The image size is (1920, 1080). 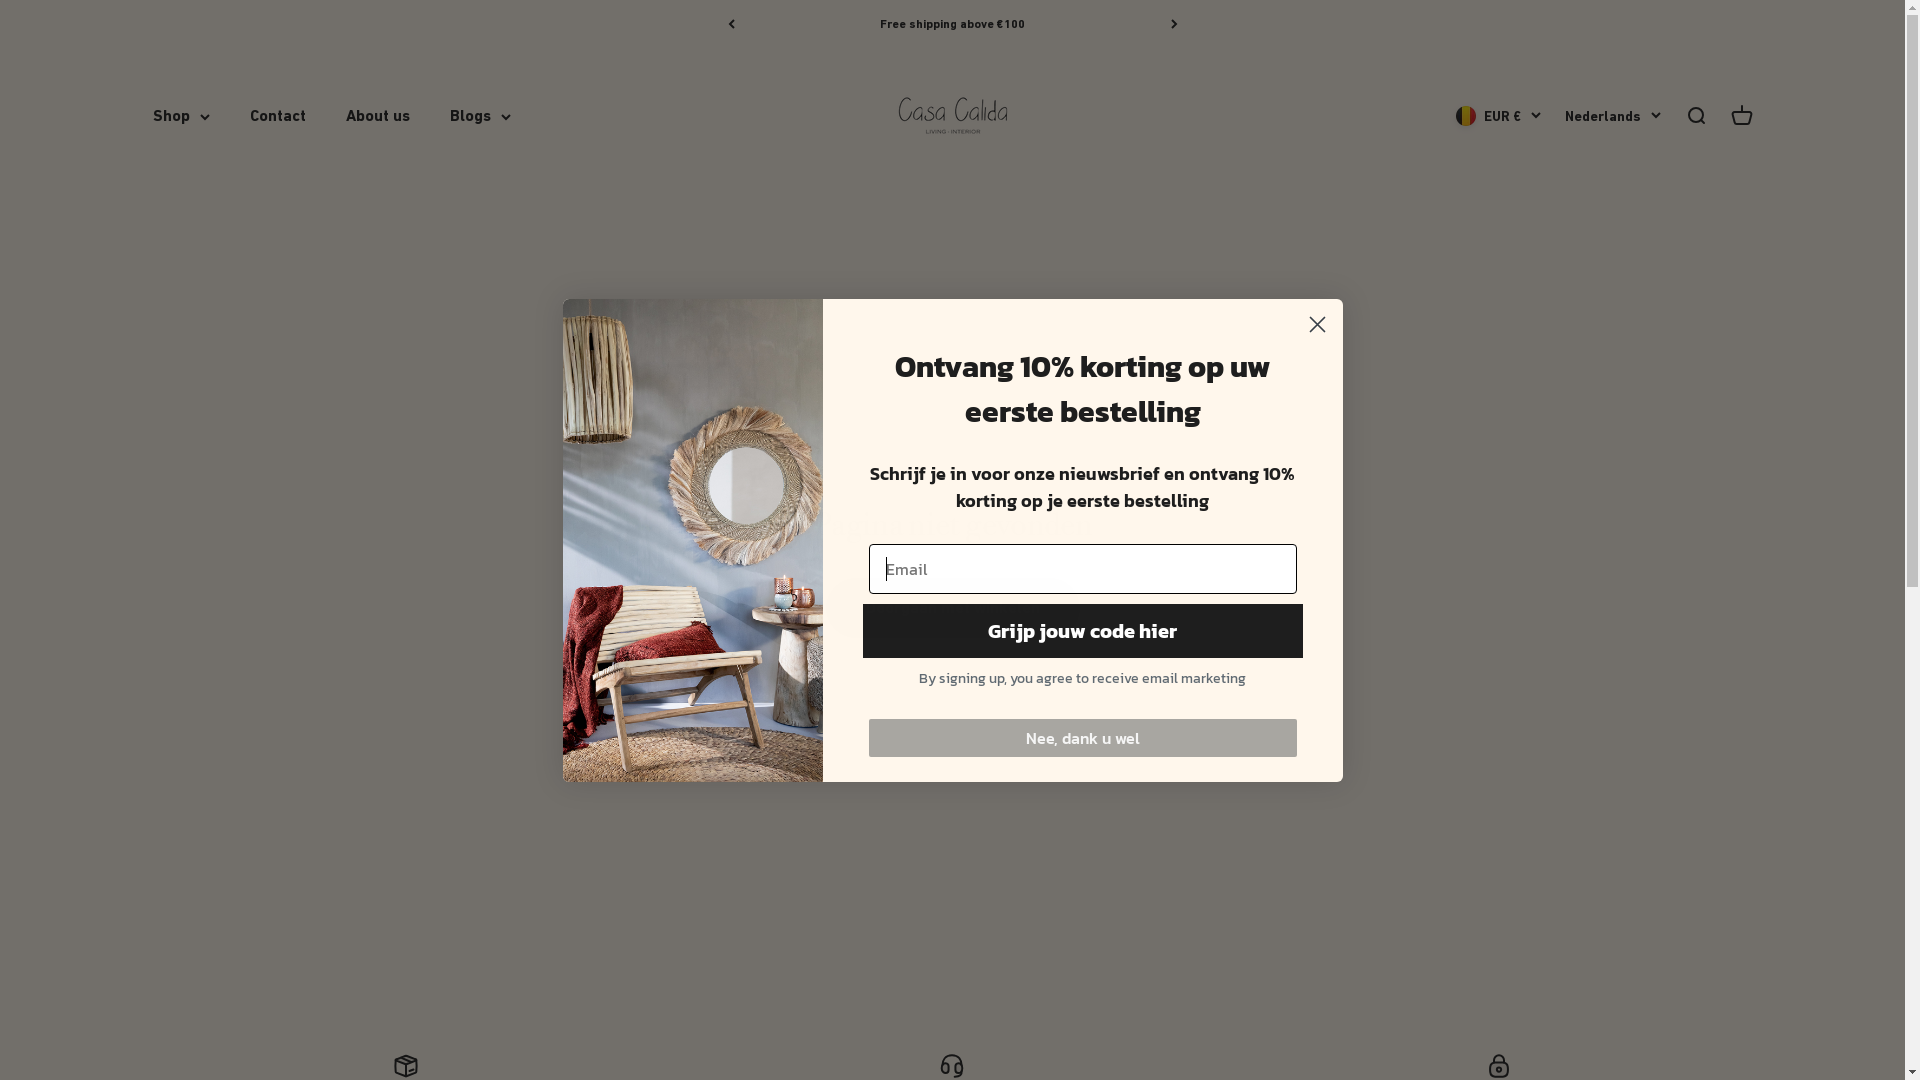 What do you see at coordinates (1693, 115) in the screenshot?
I see `'Zoeken openen'` at bounding box center [1693, 115].